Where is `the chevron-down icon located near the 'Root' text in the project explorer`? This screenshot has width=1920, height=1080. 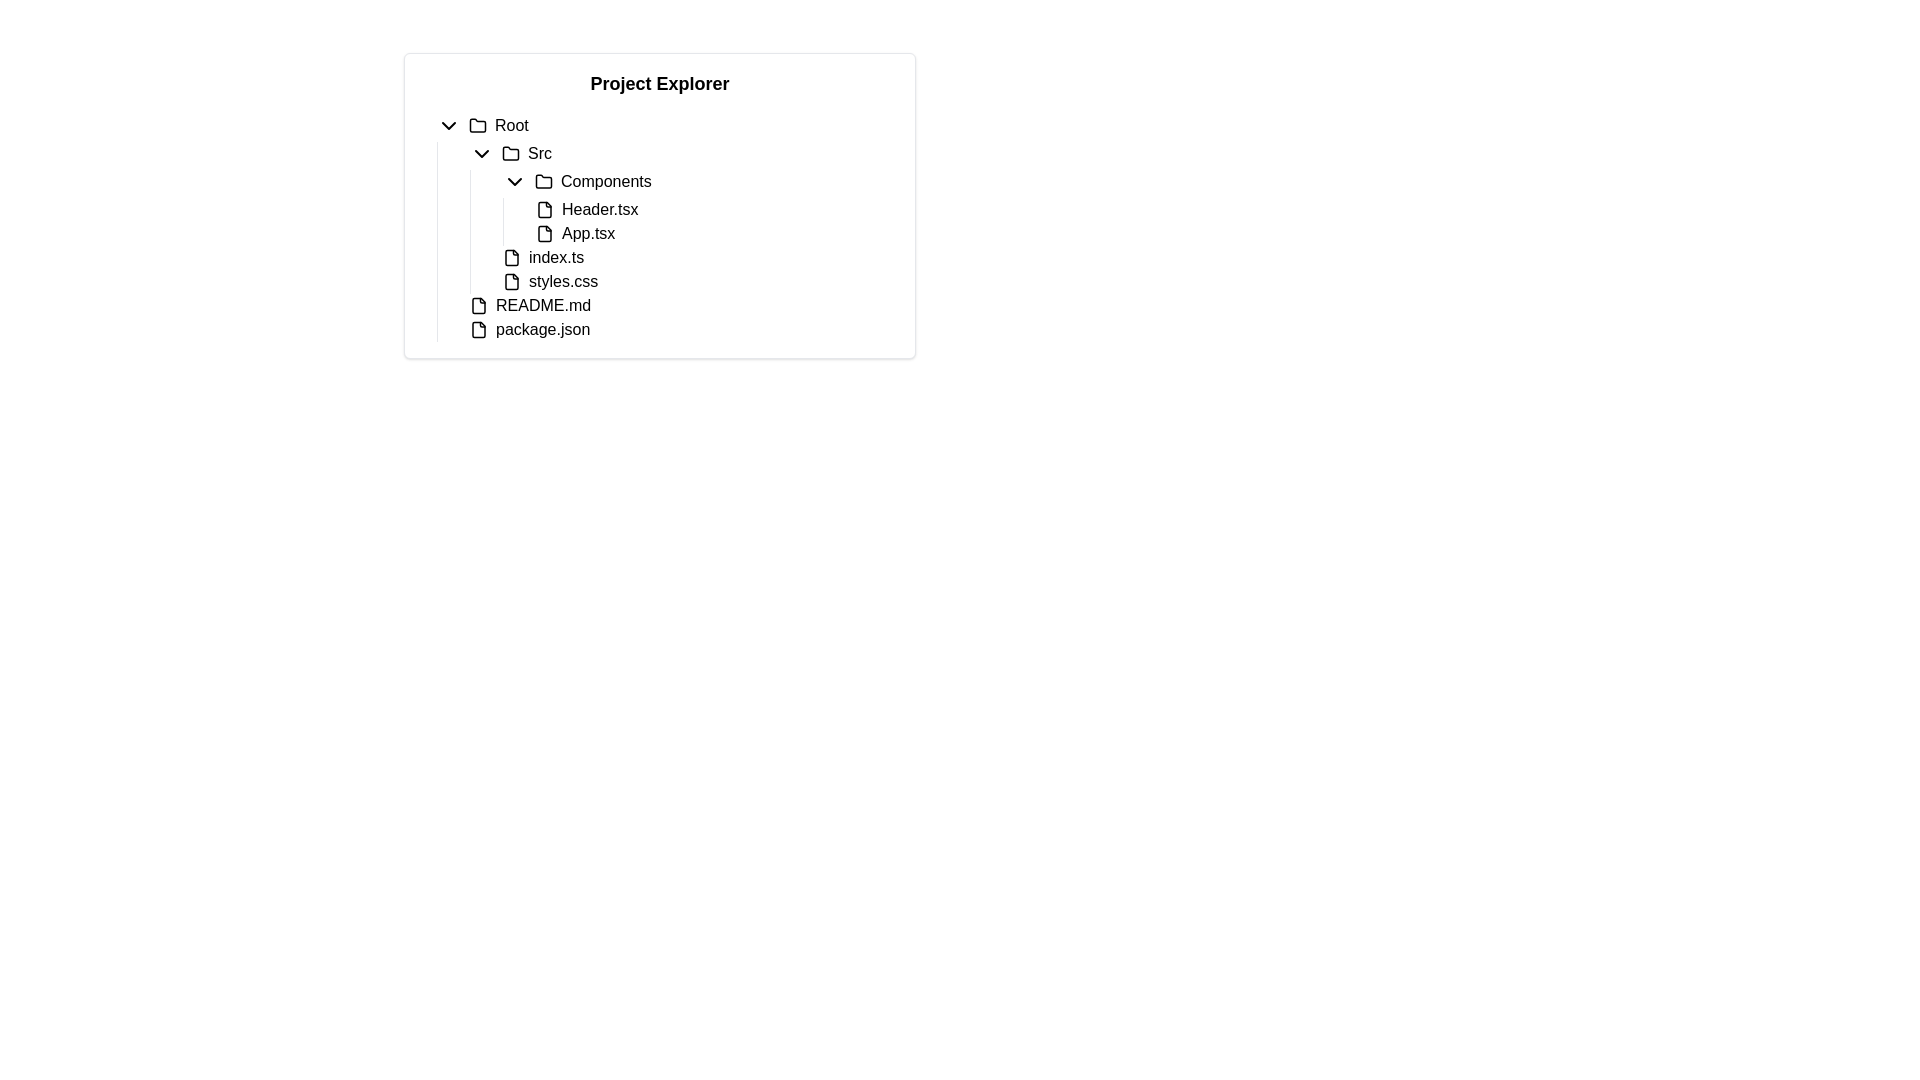 the chevron-down icon located near the 'Root' text in the project explorer is located at coordinates (448, 126).